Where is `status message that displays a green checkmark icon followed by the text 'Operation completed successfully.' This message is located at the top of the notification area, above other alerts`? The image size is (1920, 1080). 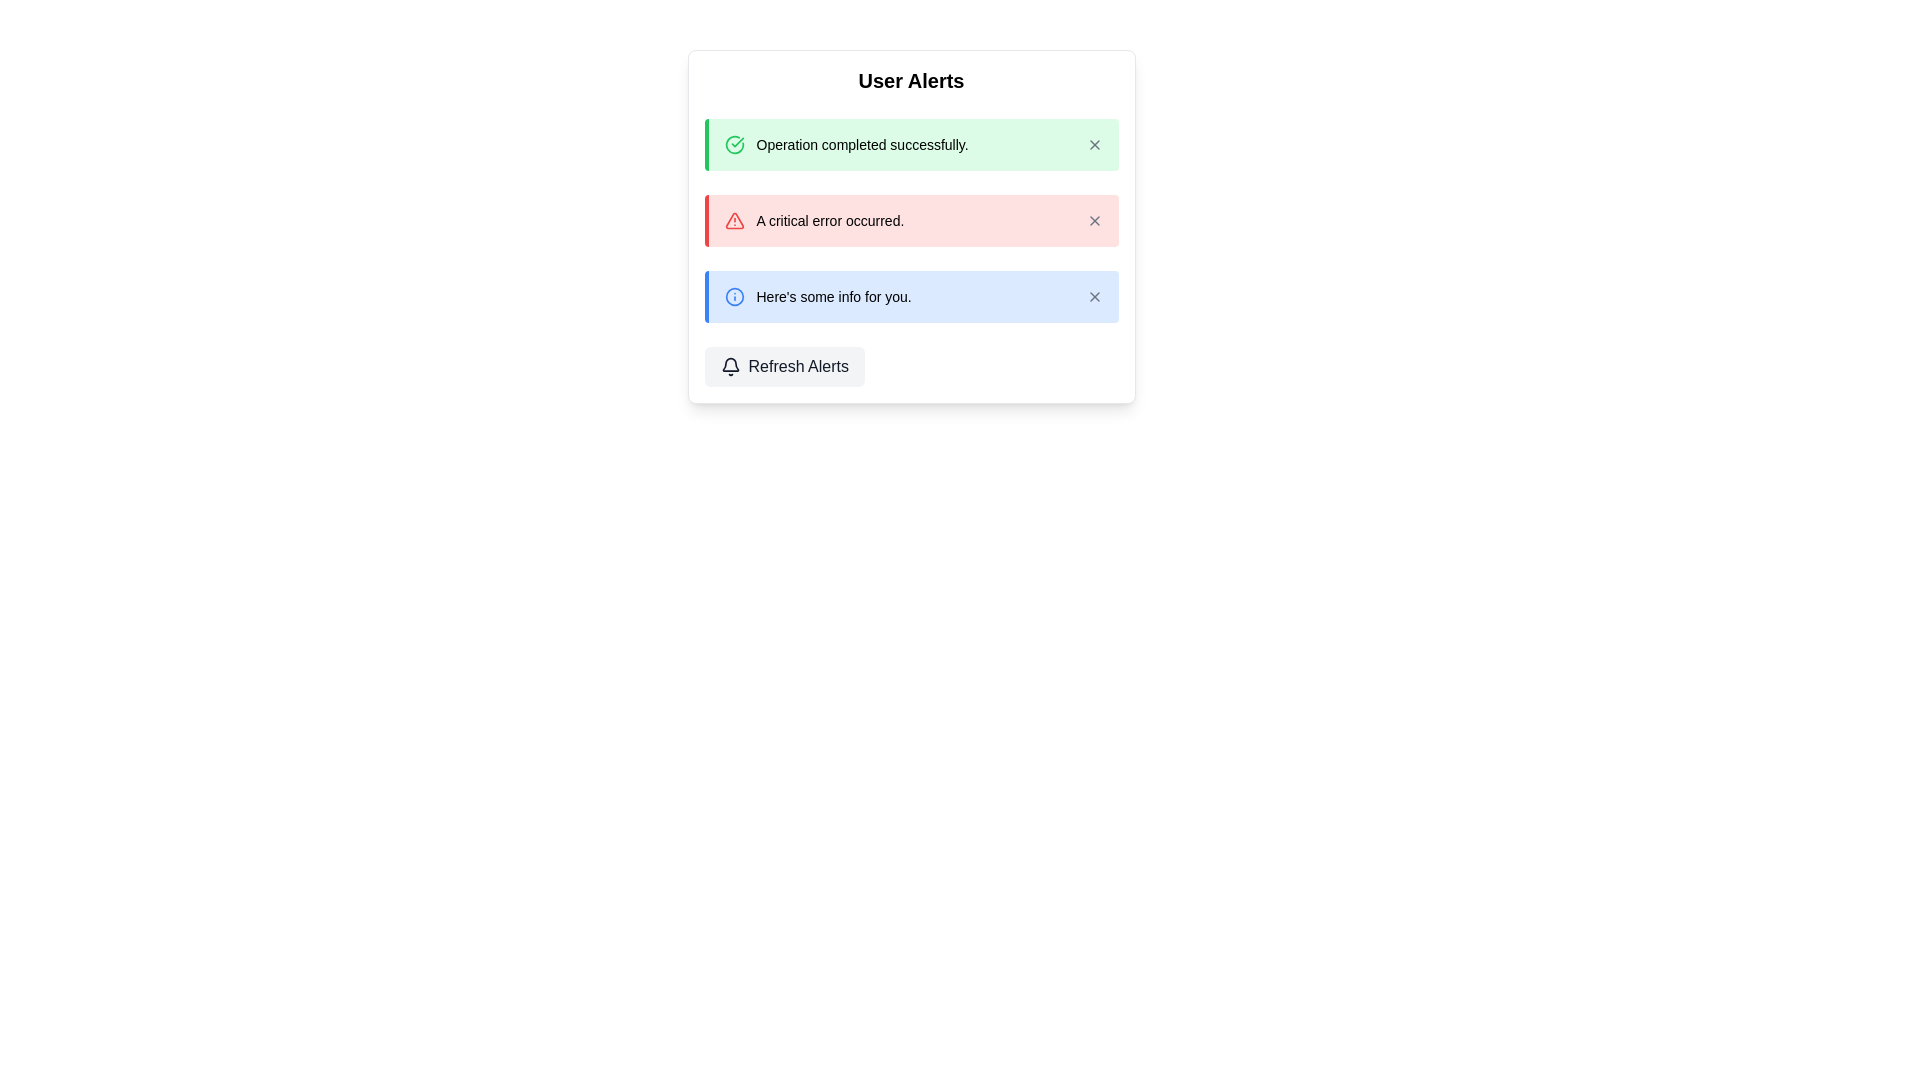
status message that displays a green checkmark icon followed by the text 'Operation completed successfully.' This message is located at the top of the notification area, above other alerts is located at coordinates (846, 144).